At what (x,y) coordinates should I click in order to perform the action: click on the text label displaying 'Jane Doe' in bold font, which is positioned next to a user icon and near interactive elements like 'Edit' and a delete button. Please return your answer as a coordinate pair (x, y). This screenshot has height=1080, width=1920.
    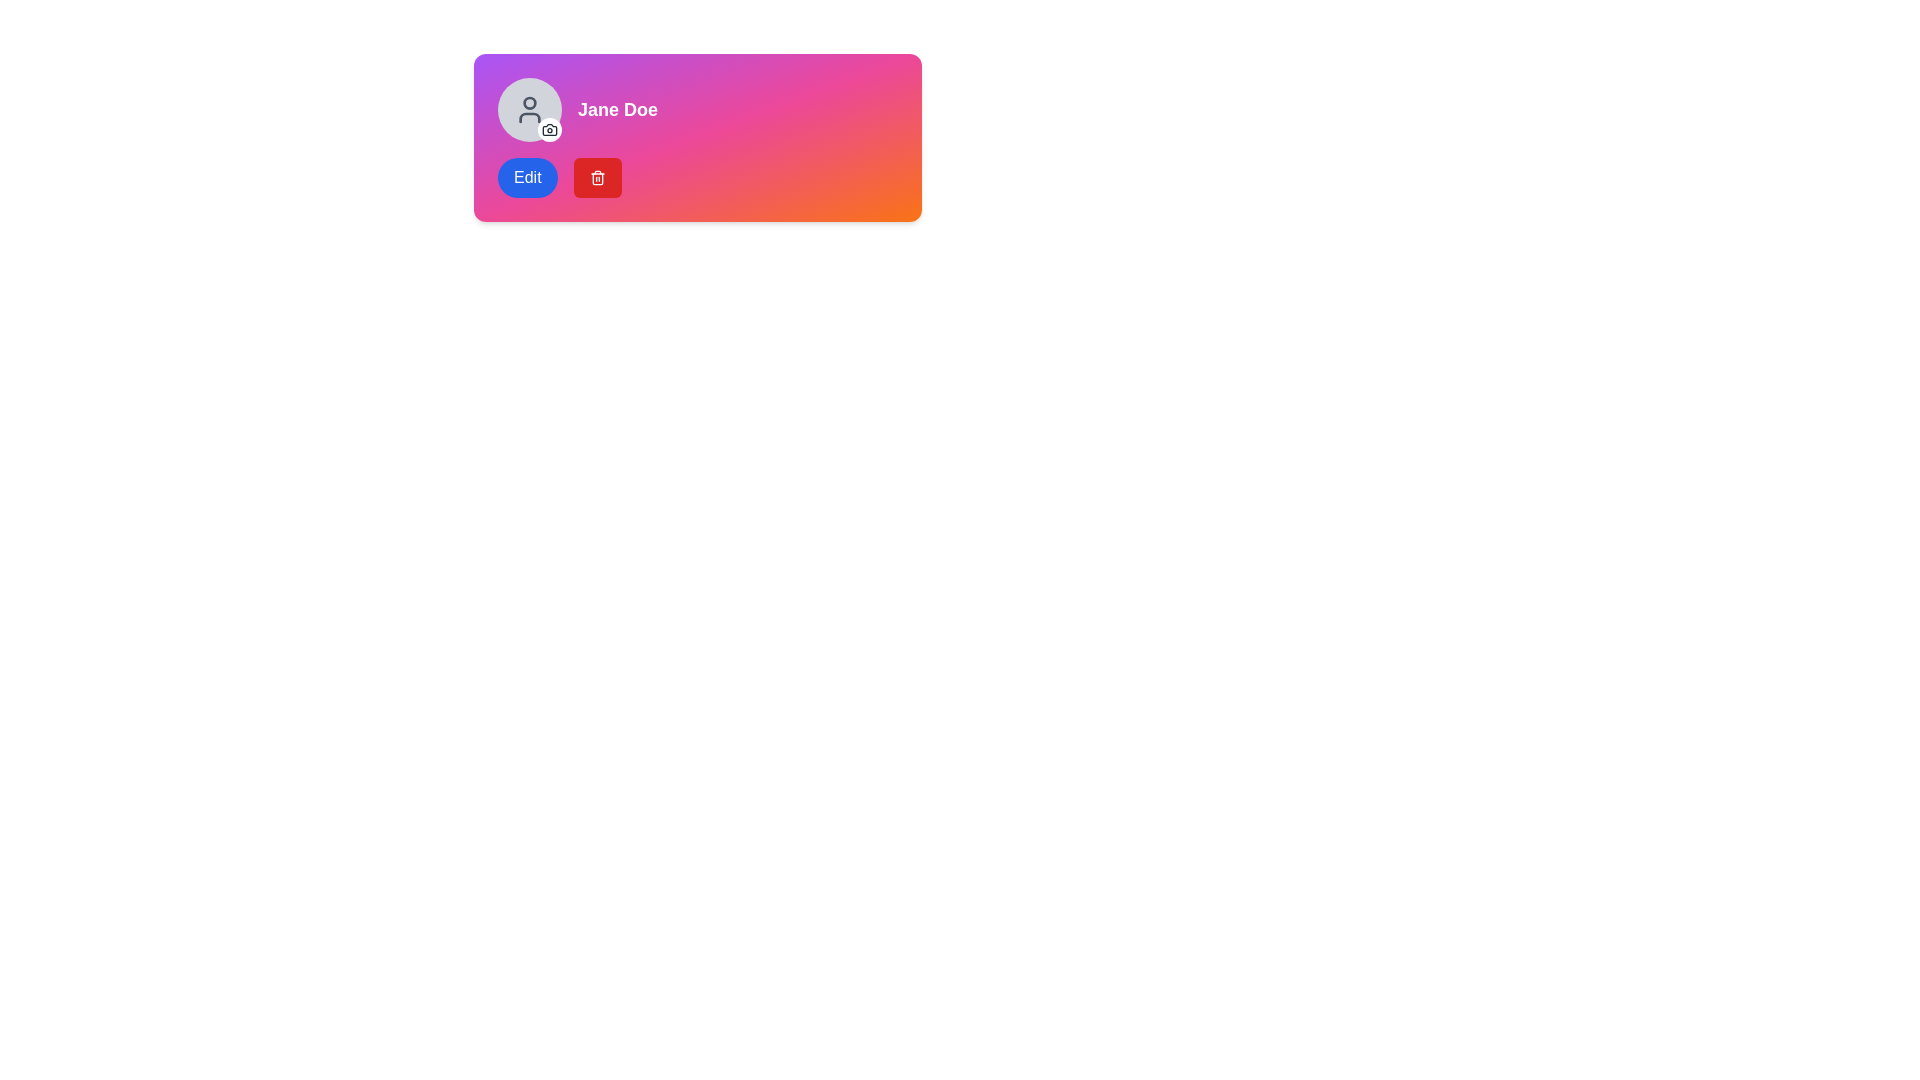
    Looking at the image, I should click on (617, 110).